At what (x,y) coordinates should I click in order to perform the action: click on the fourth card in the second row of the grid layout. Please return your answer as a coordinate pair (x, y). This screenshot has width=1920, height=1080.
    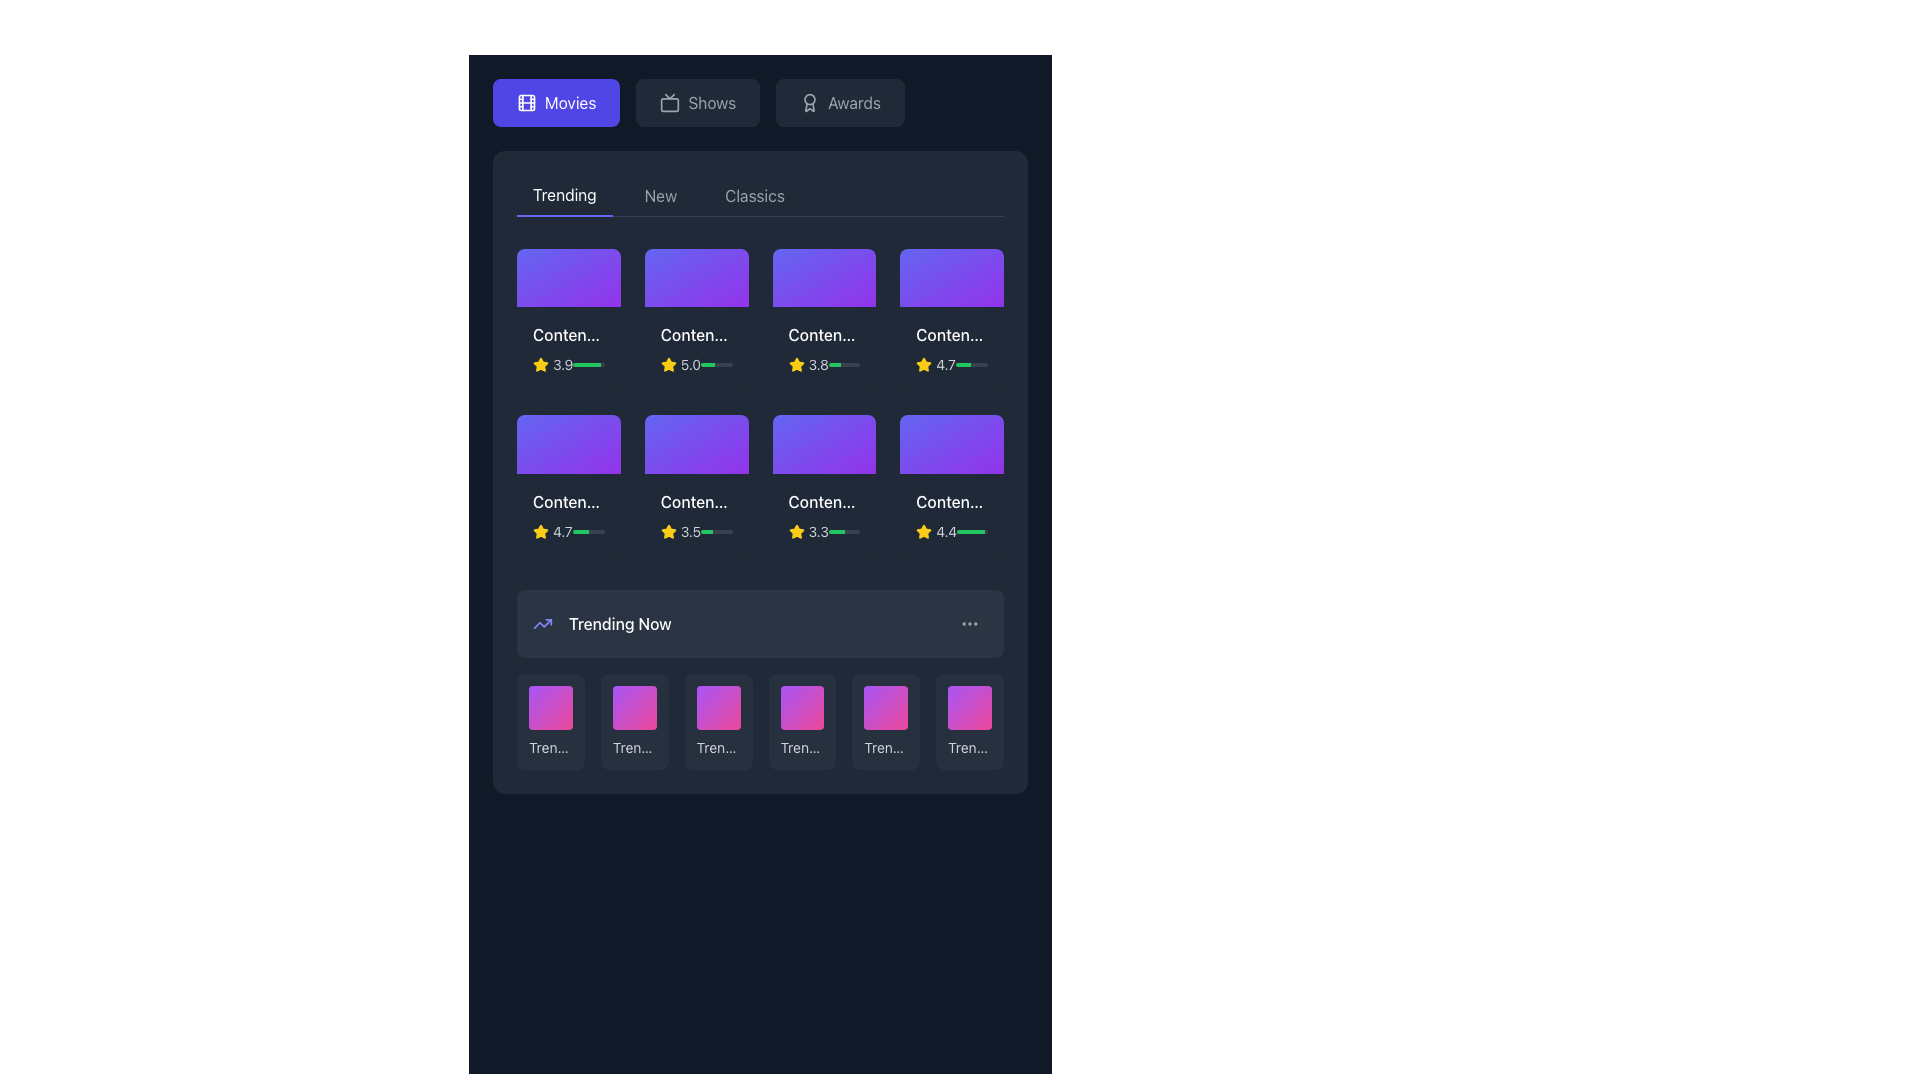
    Looking at the image, I should click on (951, 486).